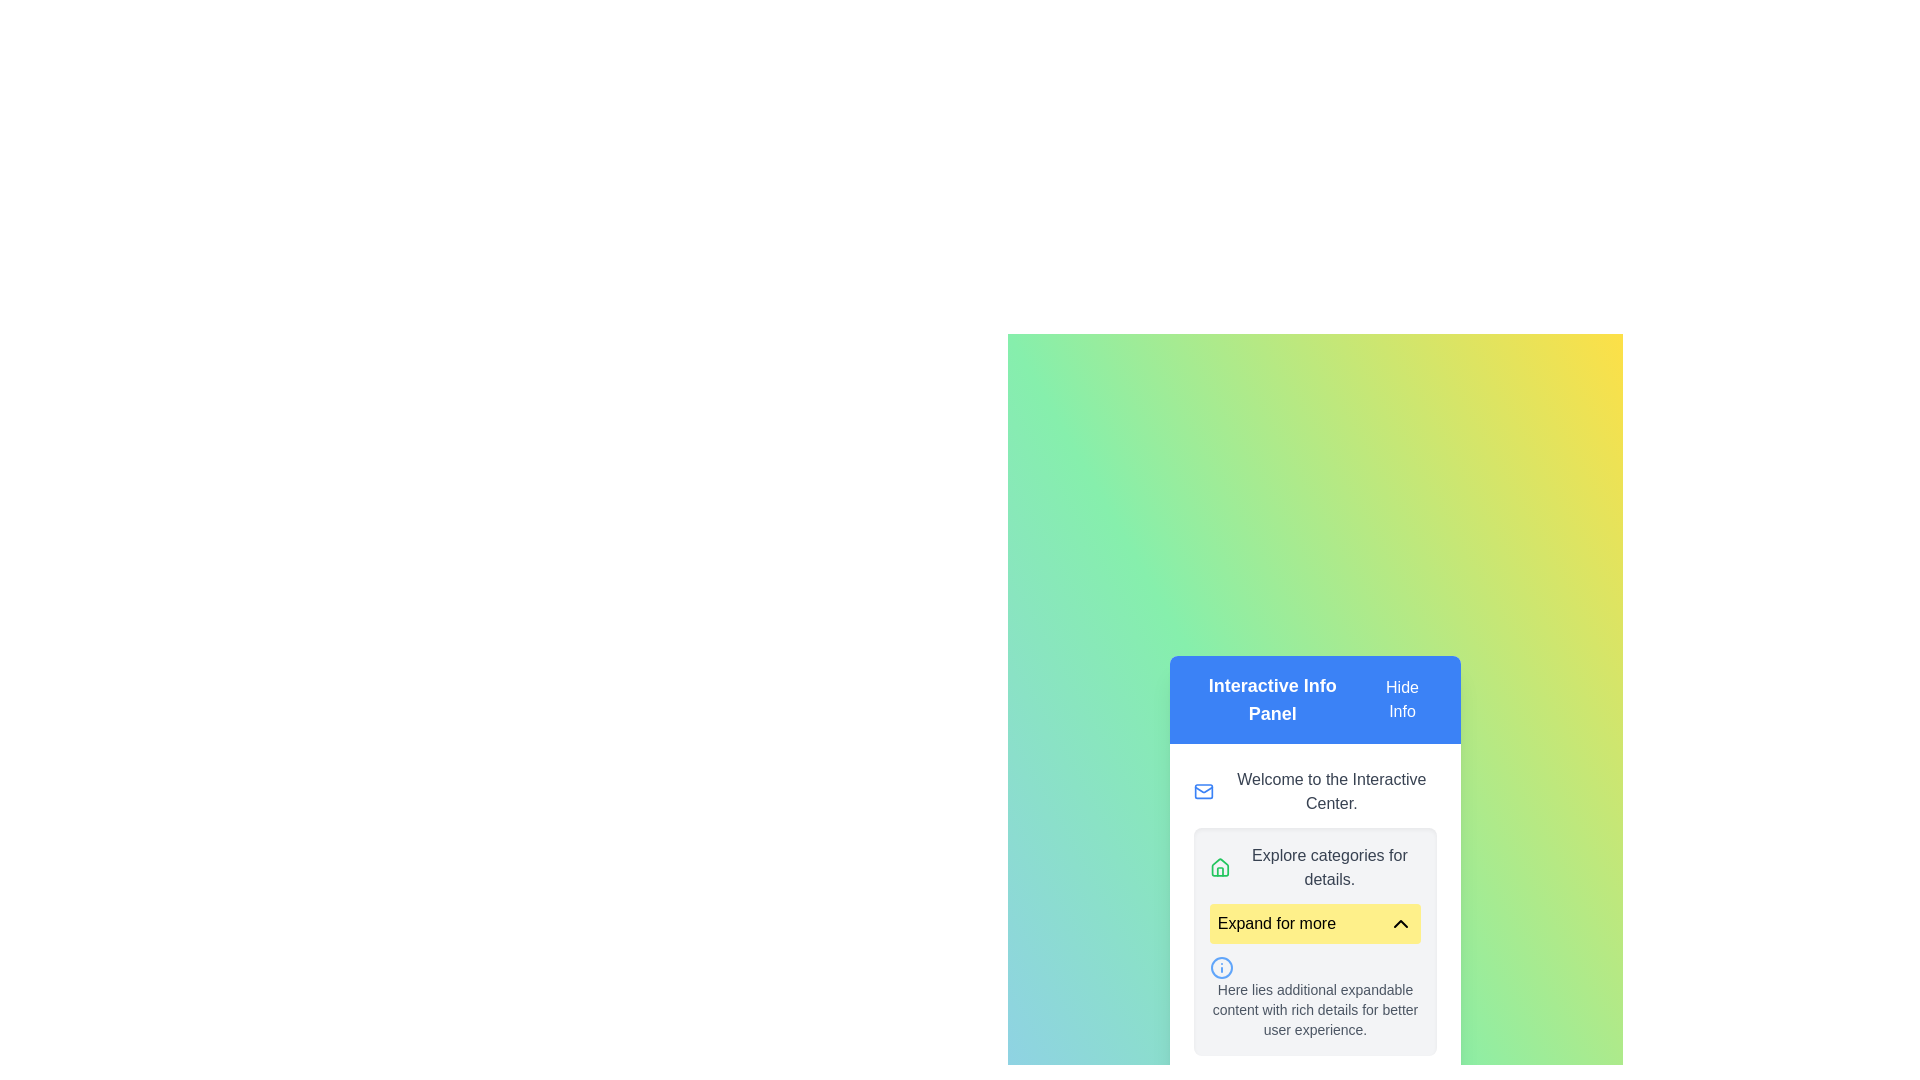  I want to click on the 'Interactive Info Panel' text label, which is a bold title in white sans-serif font on a blue background, located at the top-left of the header section, so click(1271, 698).